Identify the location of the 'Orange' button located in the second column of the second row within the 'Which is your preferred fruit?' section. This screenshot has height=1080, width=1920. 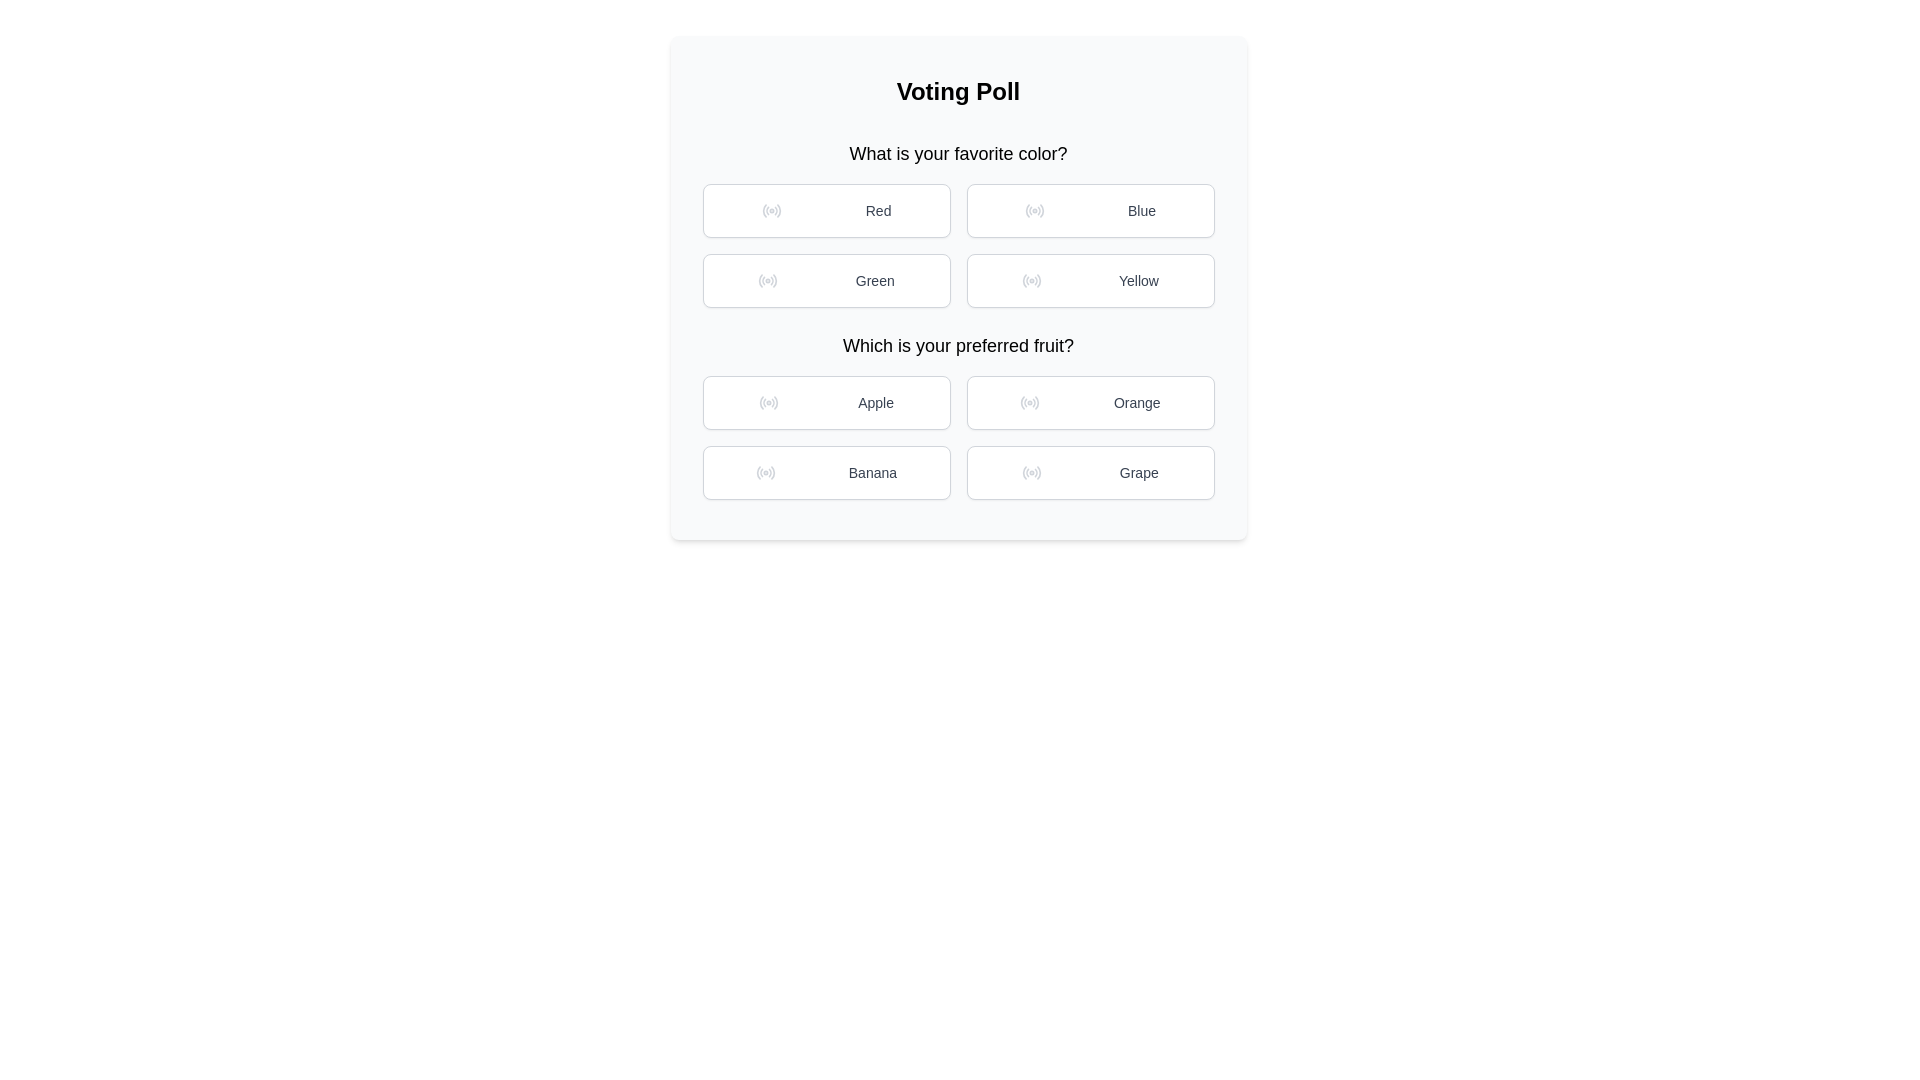
(1089, 402).